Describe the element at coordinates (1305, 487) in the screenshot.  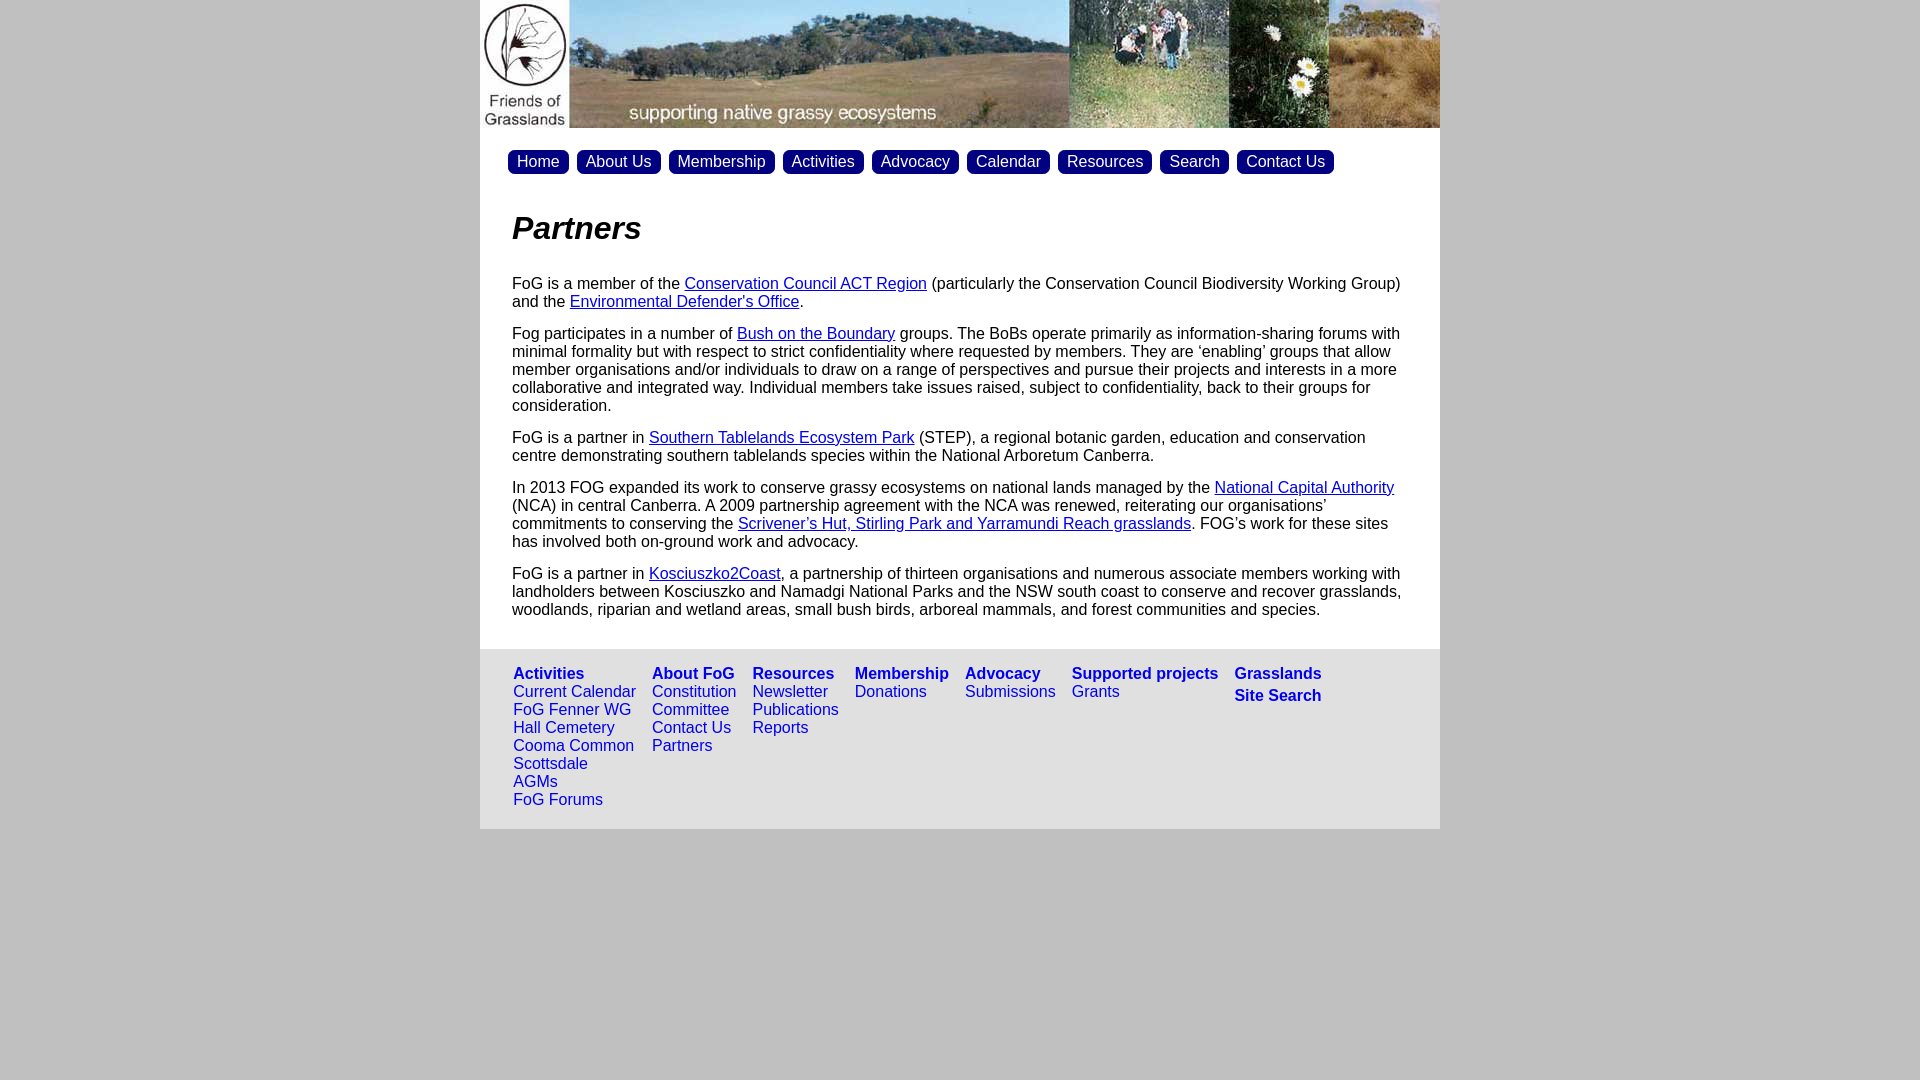
I see `'National Capital Authority'` at that location.